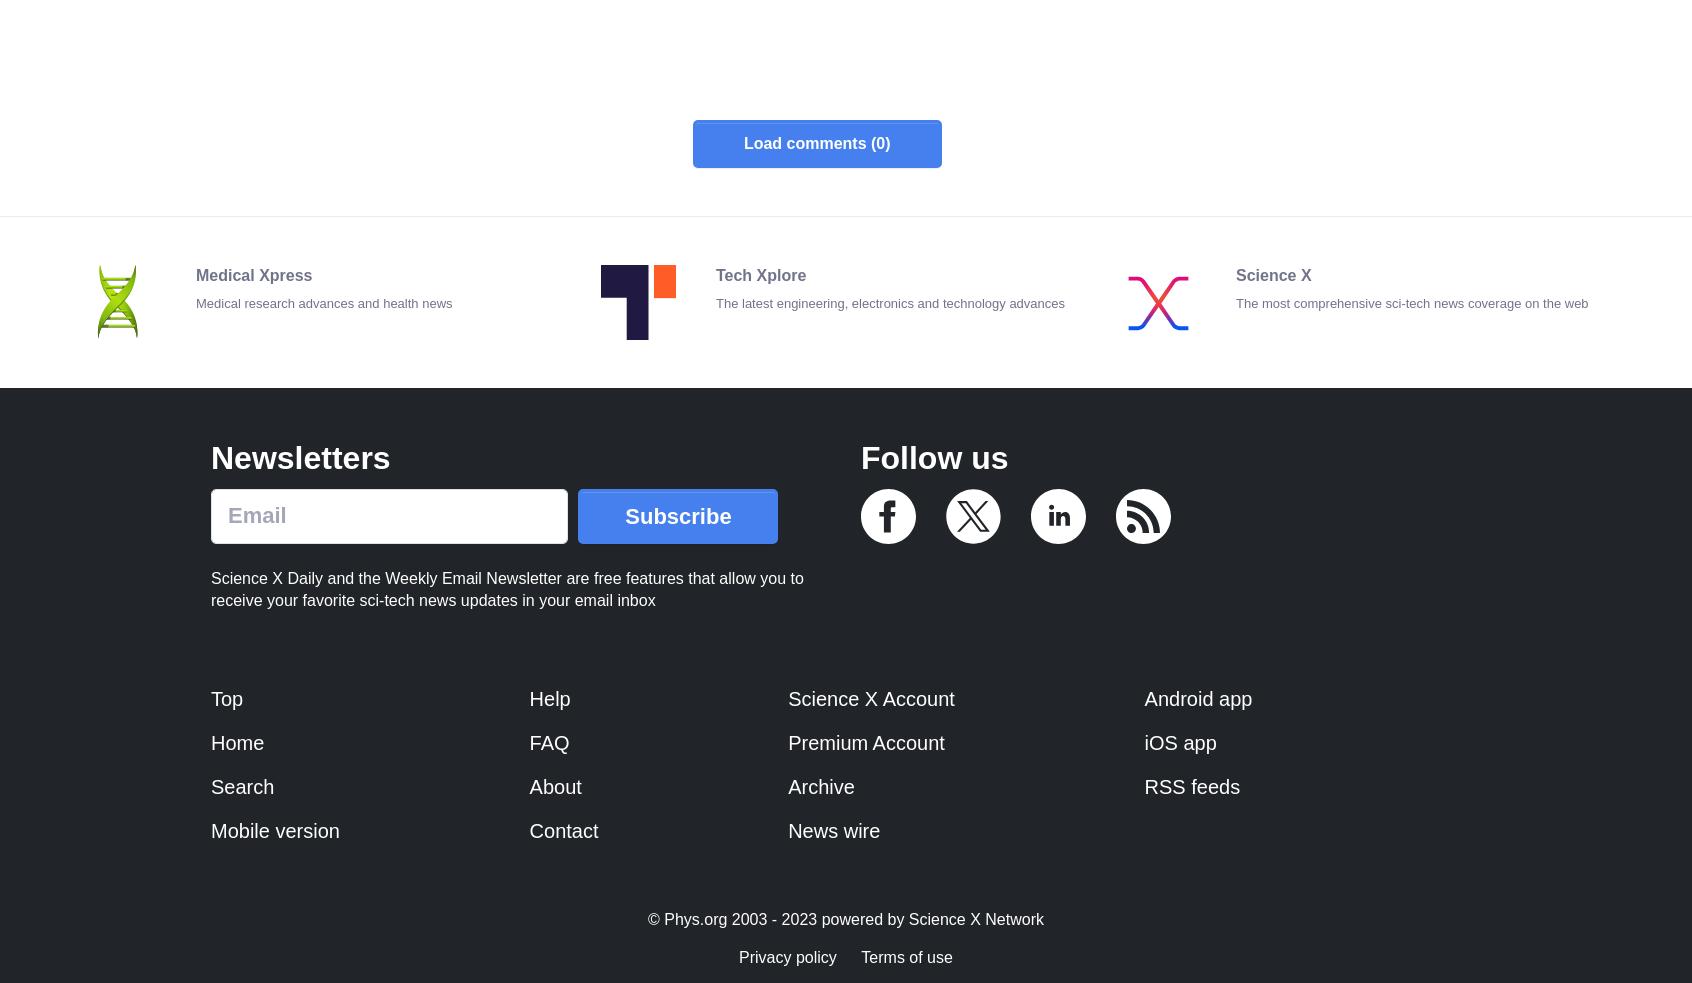  I want to click on 'Science X Account', so click(787, 697).